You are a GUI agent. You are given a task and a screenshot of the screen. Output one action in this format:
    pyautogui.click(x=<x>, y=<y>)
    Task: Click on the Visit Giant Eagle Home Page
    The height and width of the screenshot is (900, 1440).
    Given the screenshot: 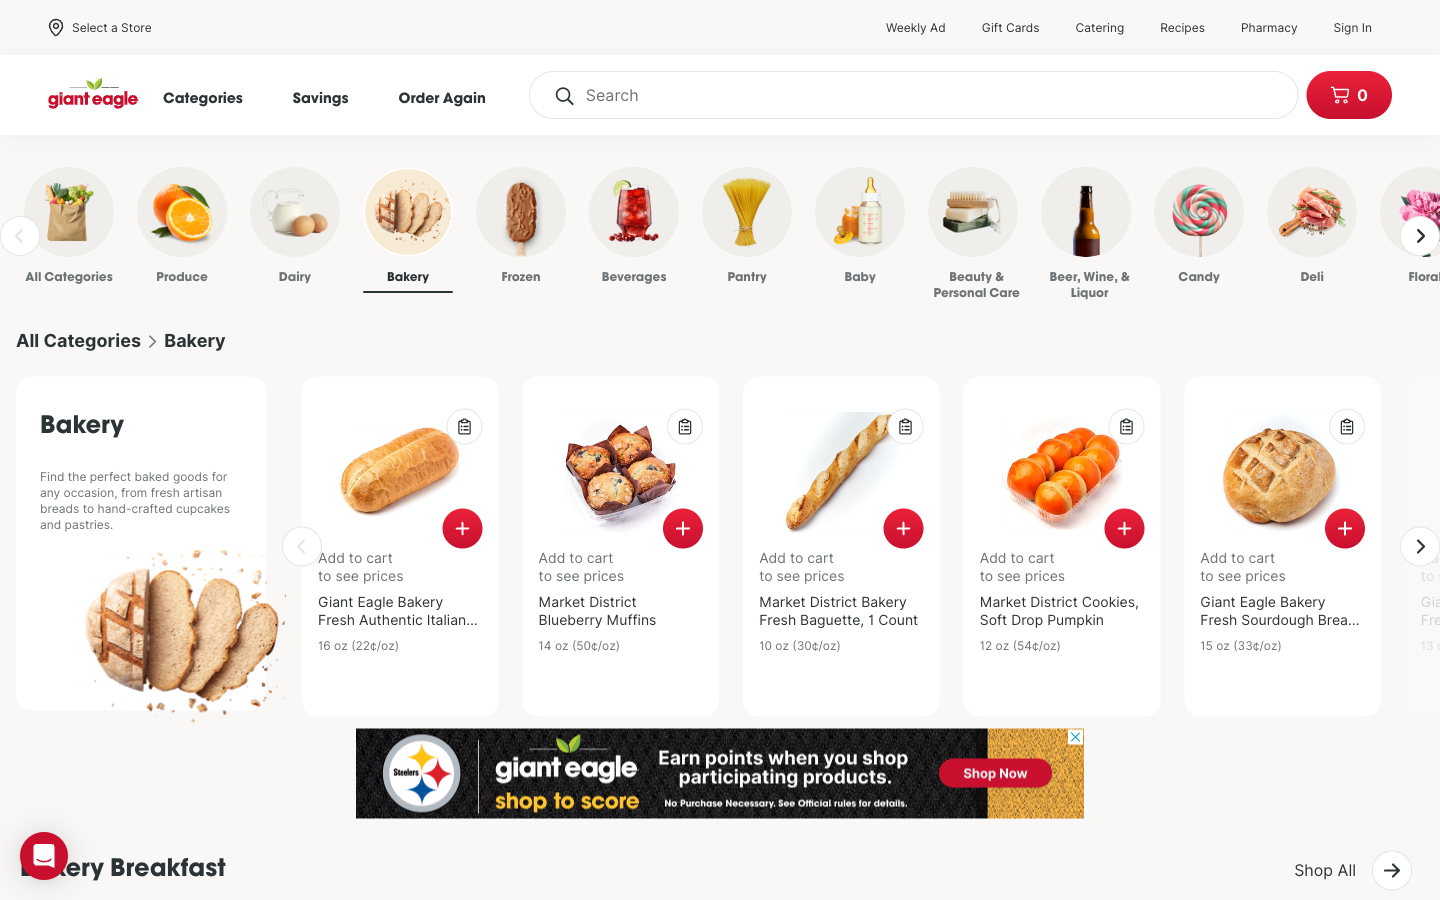 What is the action you would take?
    pyautogui.click(x=94, y=94)
    